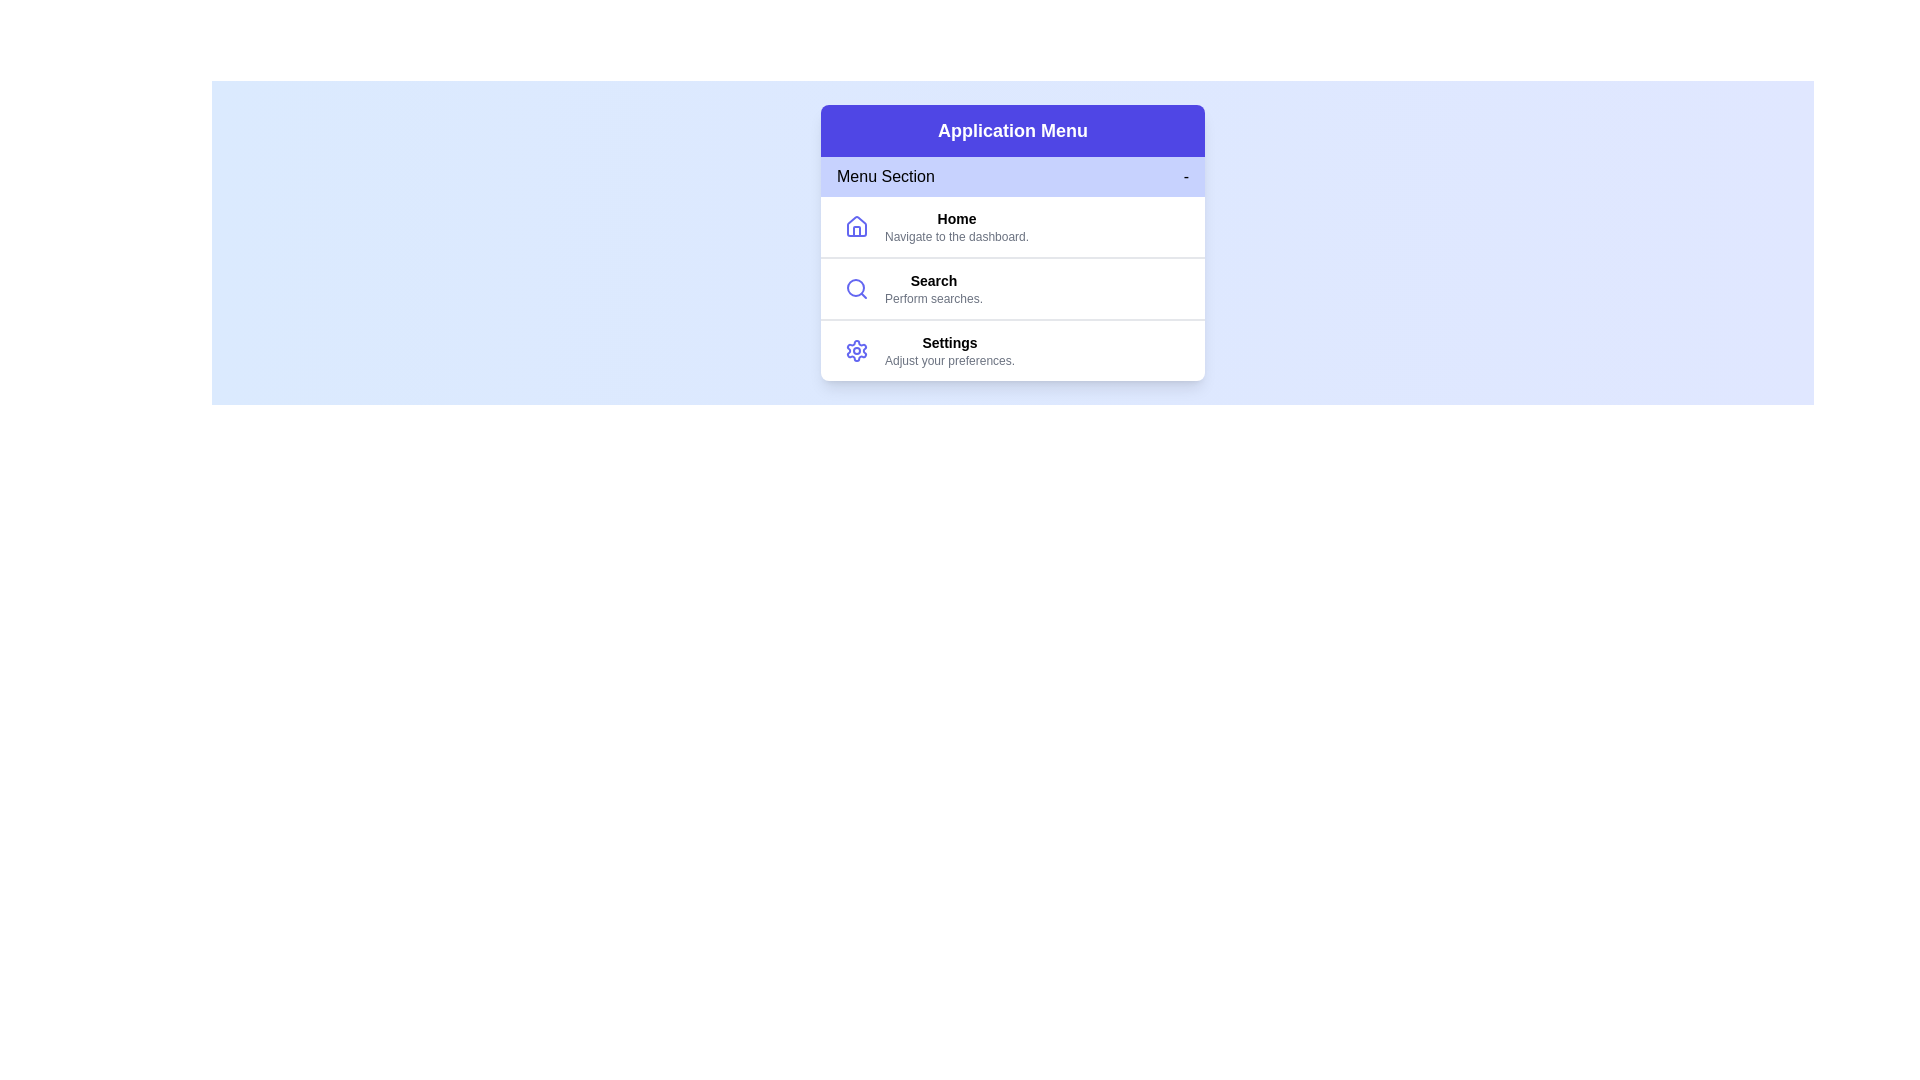 The image size is (1920, 1080). What do you see at coordinates (1012, 349) in the screenshot?
I see `the menu item settings to highlight it` at bounding box center [1012, 349].